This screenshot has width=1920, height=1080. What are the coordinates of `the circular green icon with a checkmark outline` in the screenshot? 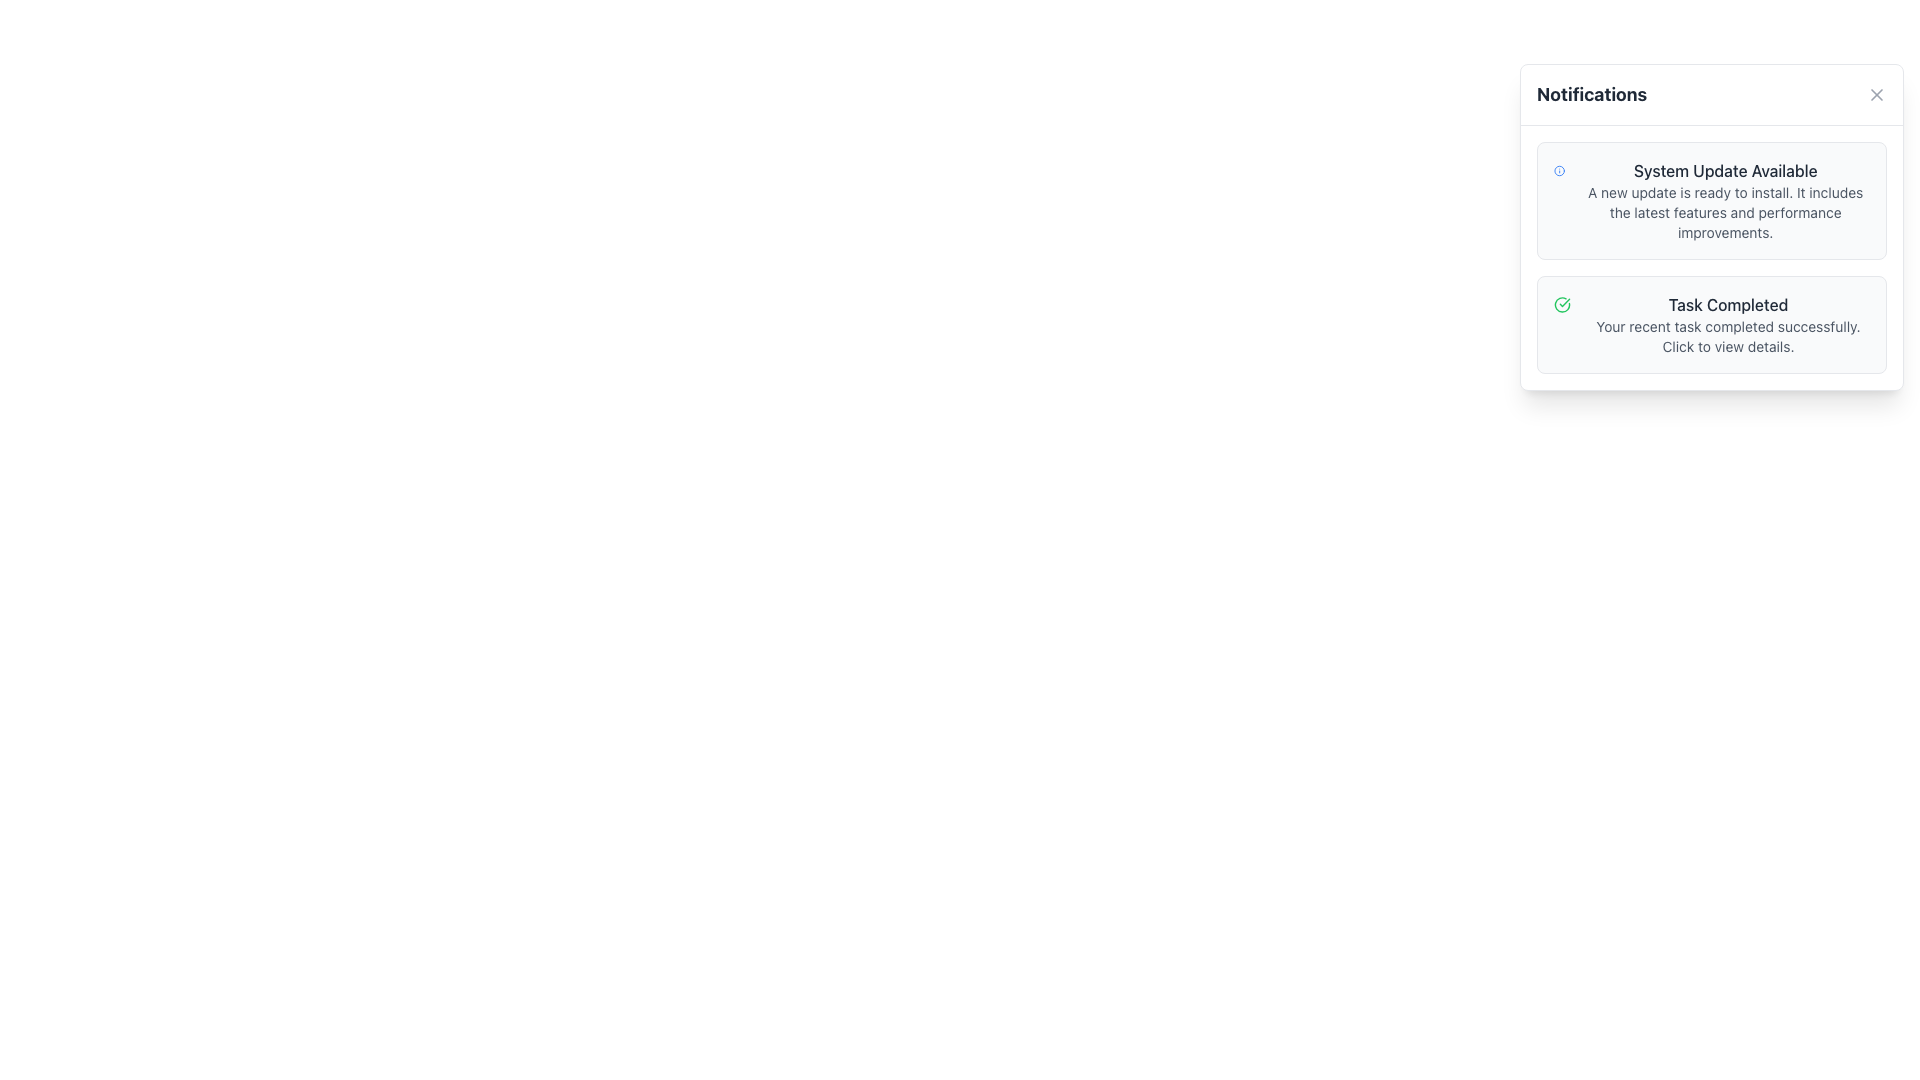 It's located at (1561, 304).